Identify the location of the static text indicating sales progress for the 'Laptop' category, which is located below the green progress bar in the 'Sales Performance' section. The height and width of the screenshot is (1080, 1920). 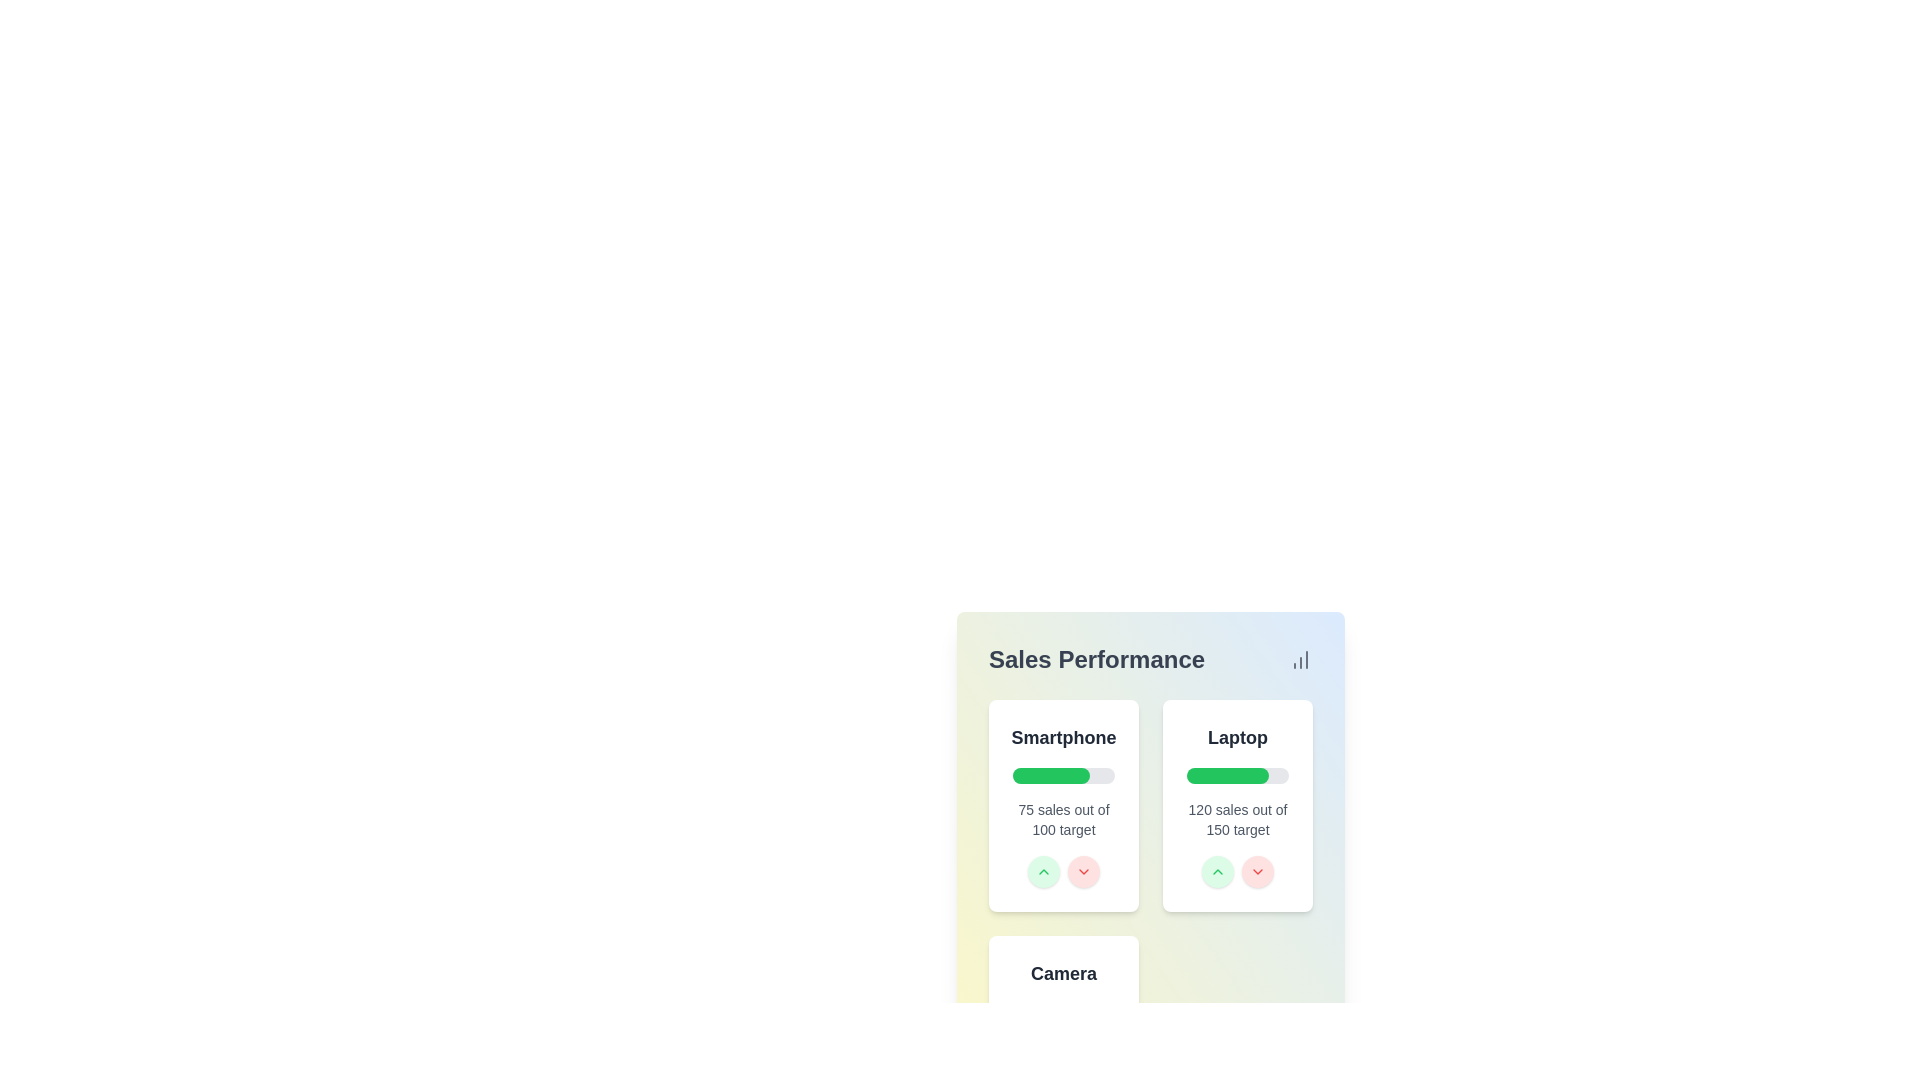
(1237, 820).